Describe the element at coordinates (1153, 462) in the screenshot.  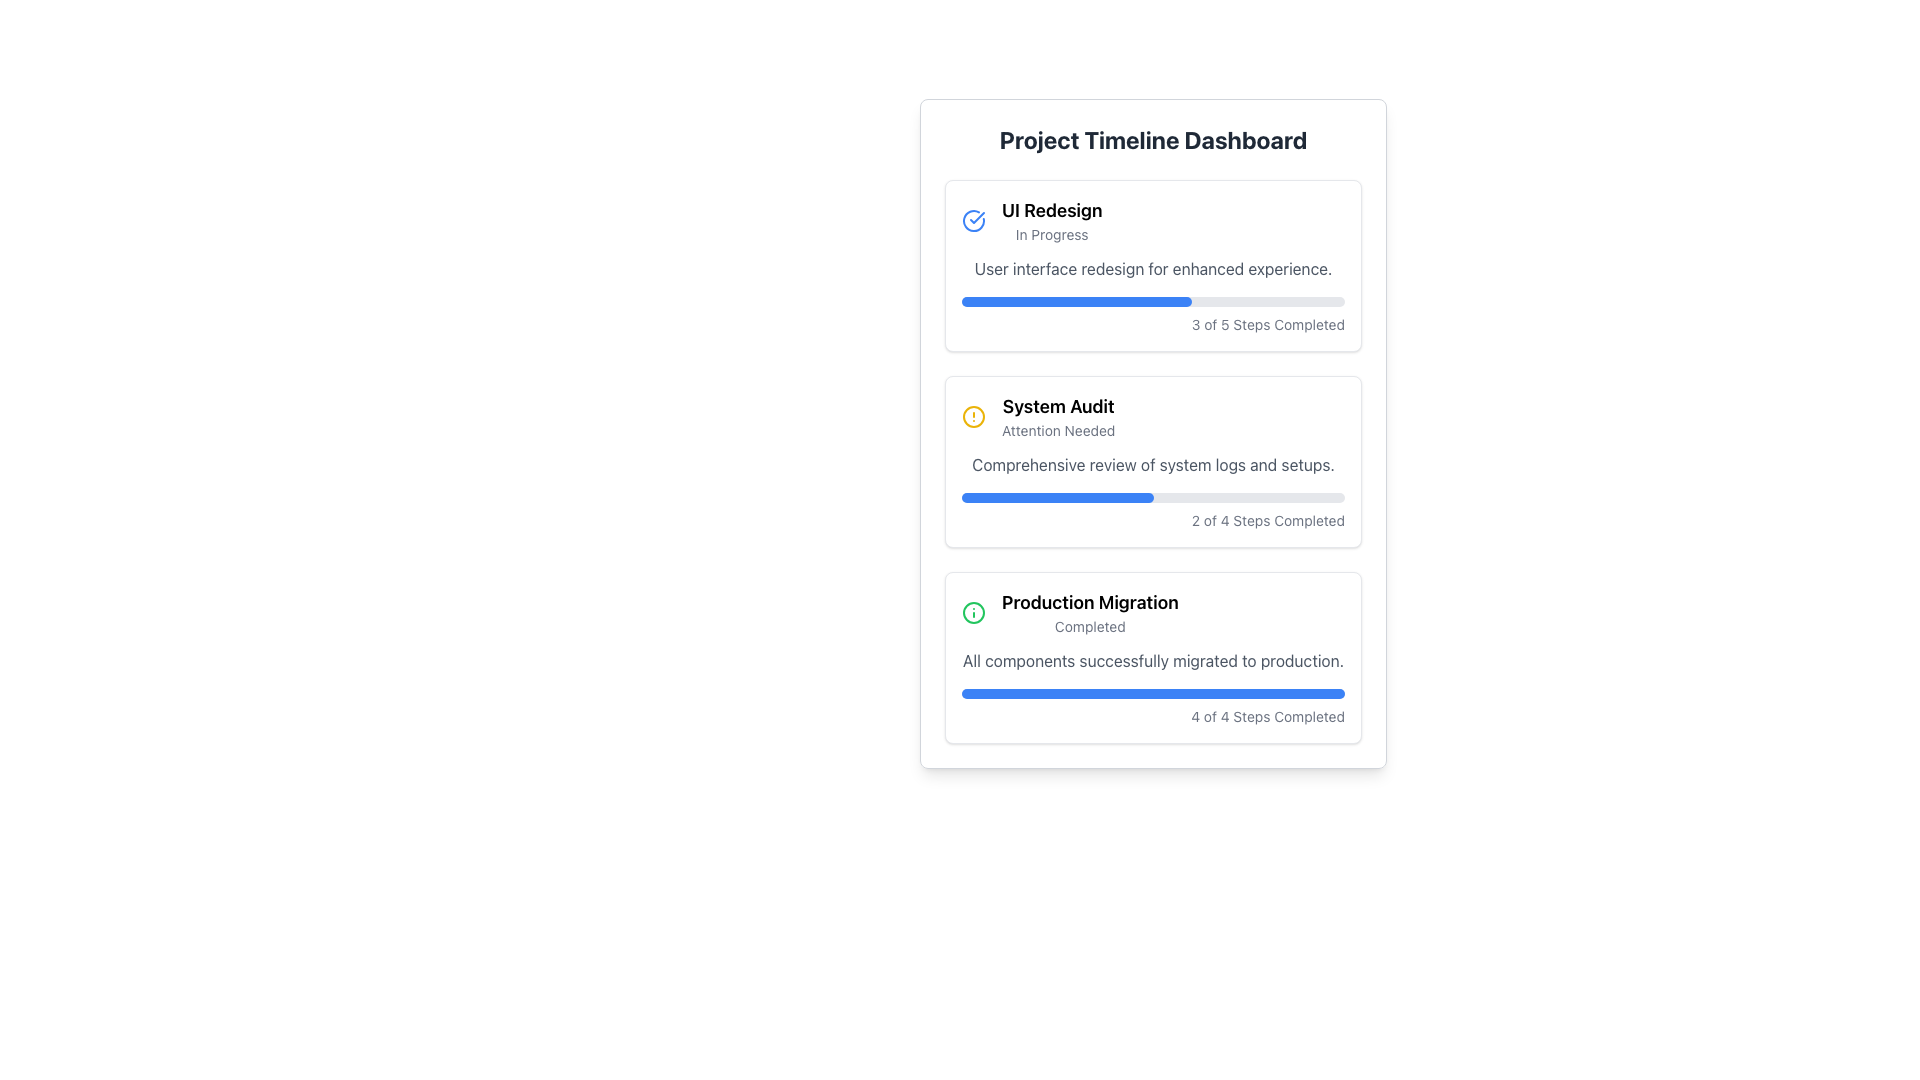
I see `the attention request on the 'System Audit' module located in the Project Timeline Dashboard, which is the second module below 'UI Redesign'` at that location.